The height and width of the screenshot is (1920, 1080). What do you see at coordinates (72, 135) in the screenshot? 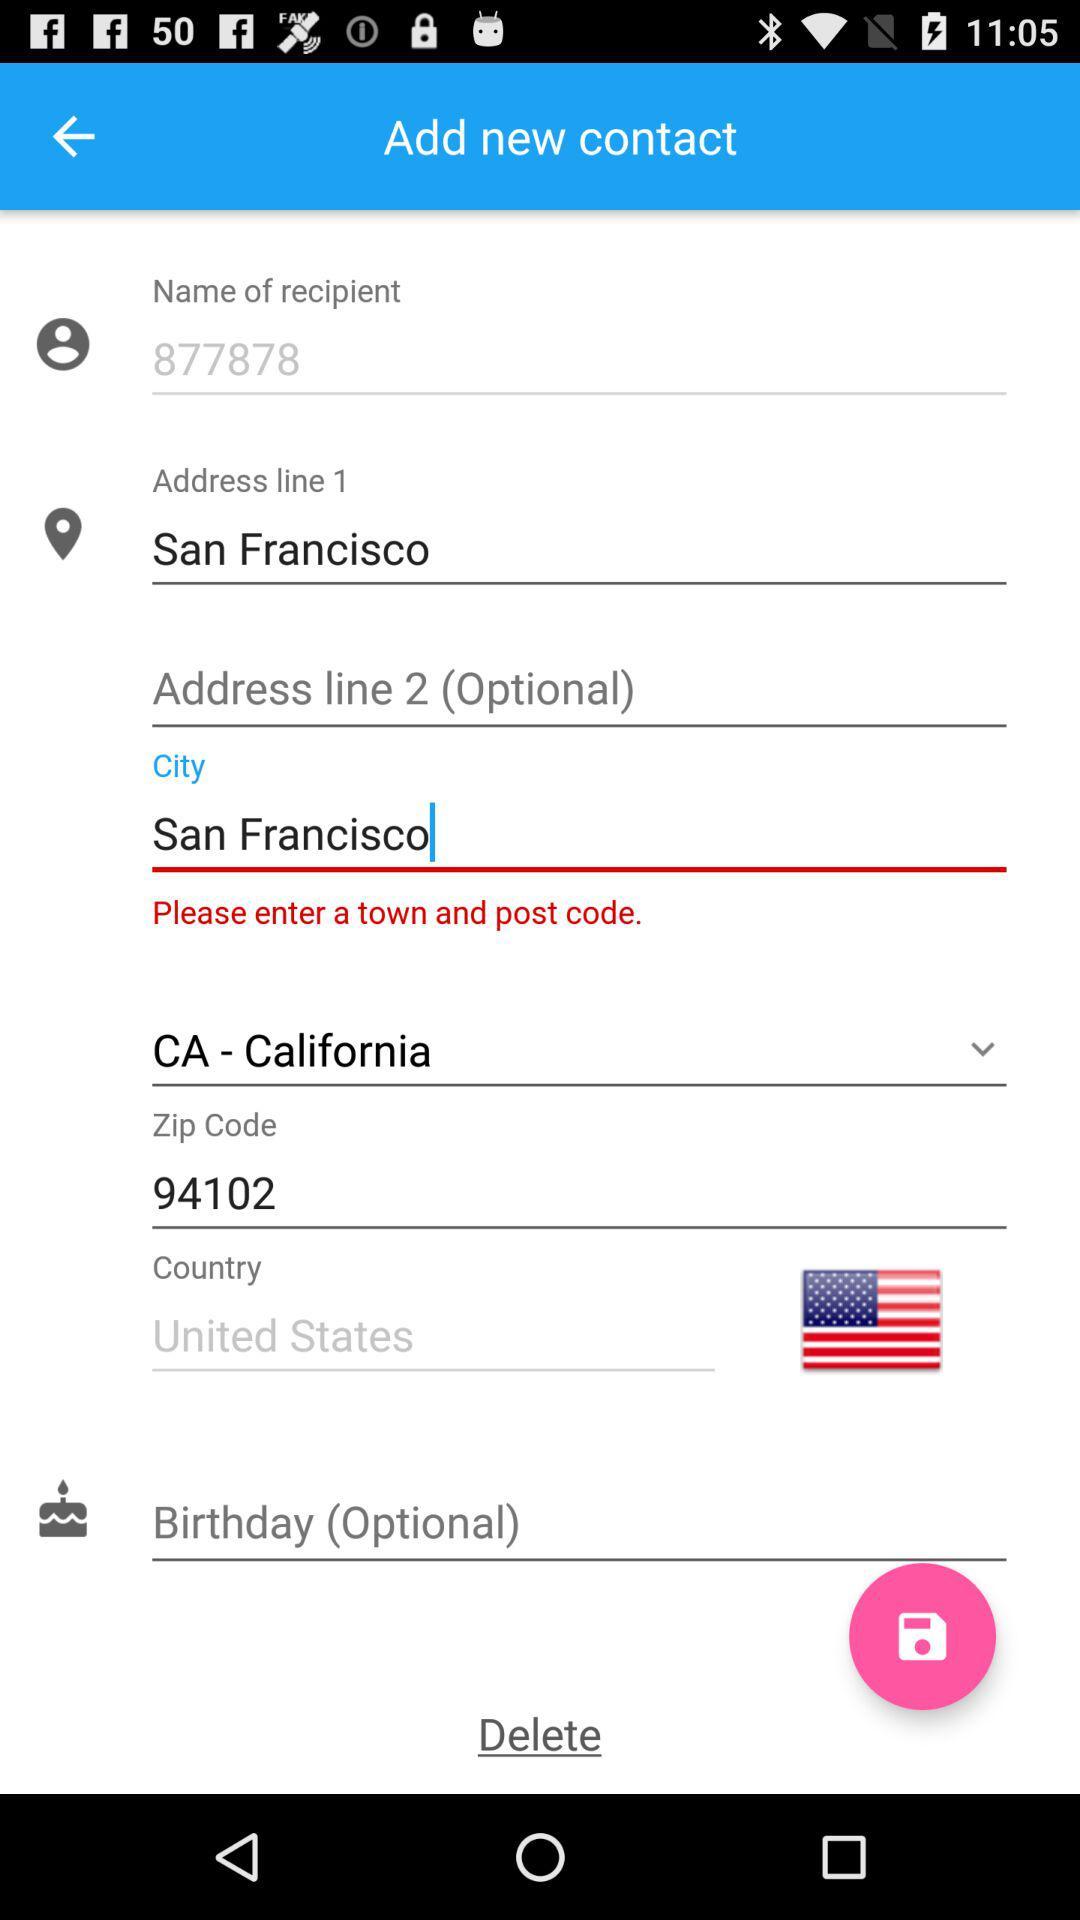
I see `go back` at bounding box center [72, 135].